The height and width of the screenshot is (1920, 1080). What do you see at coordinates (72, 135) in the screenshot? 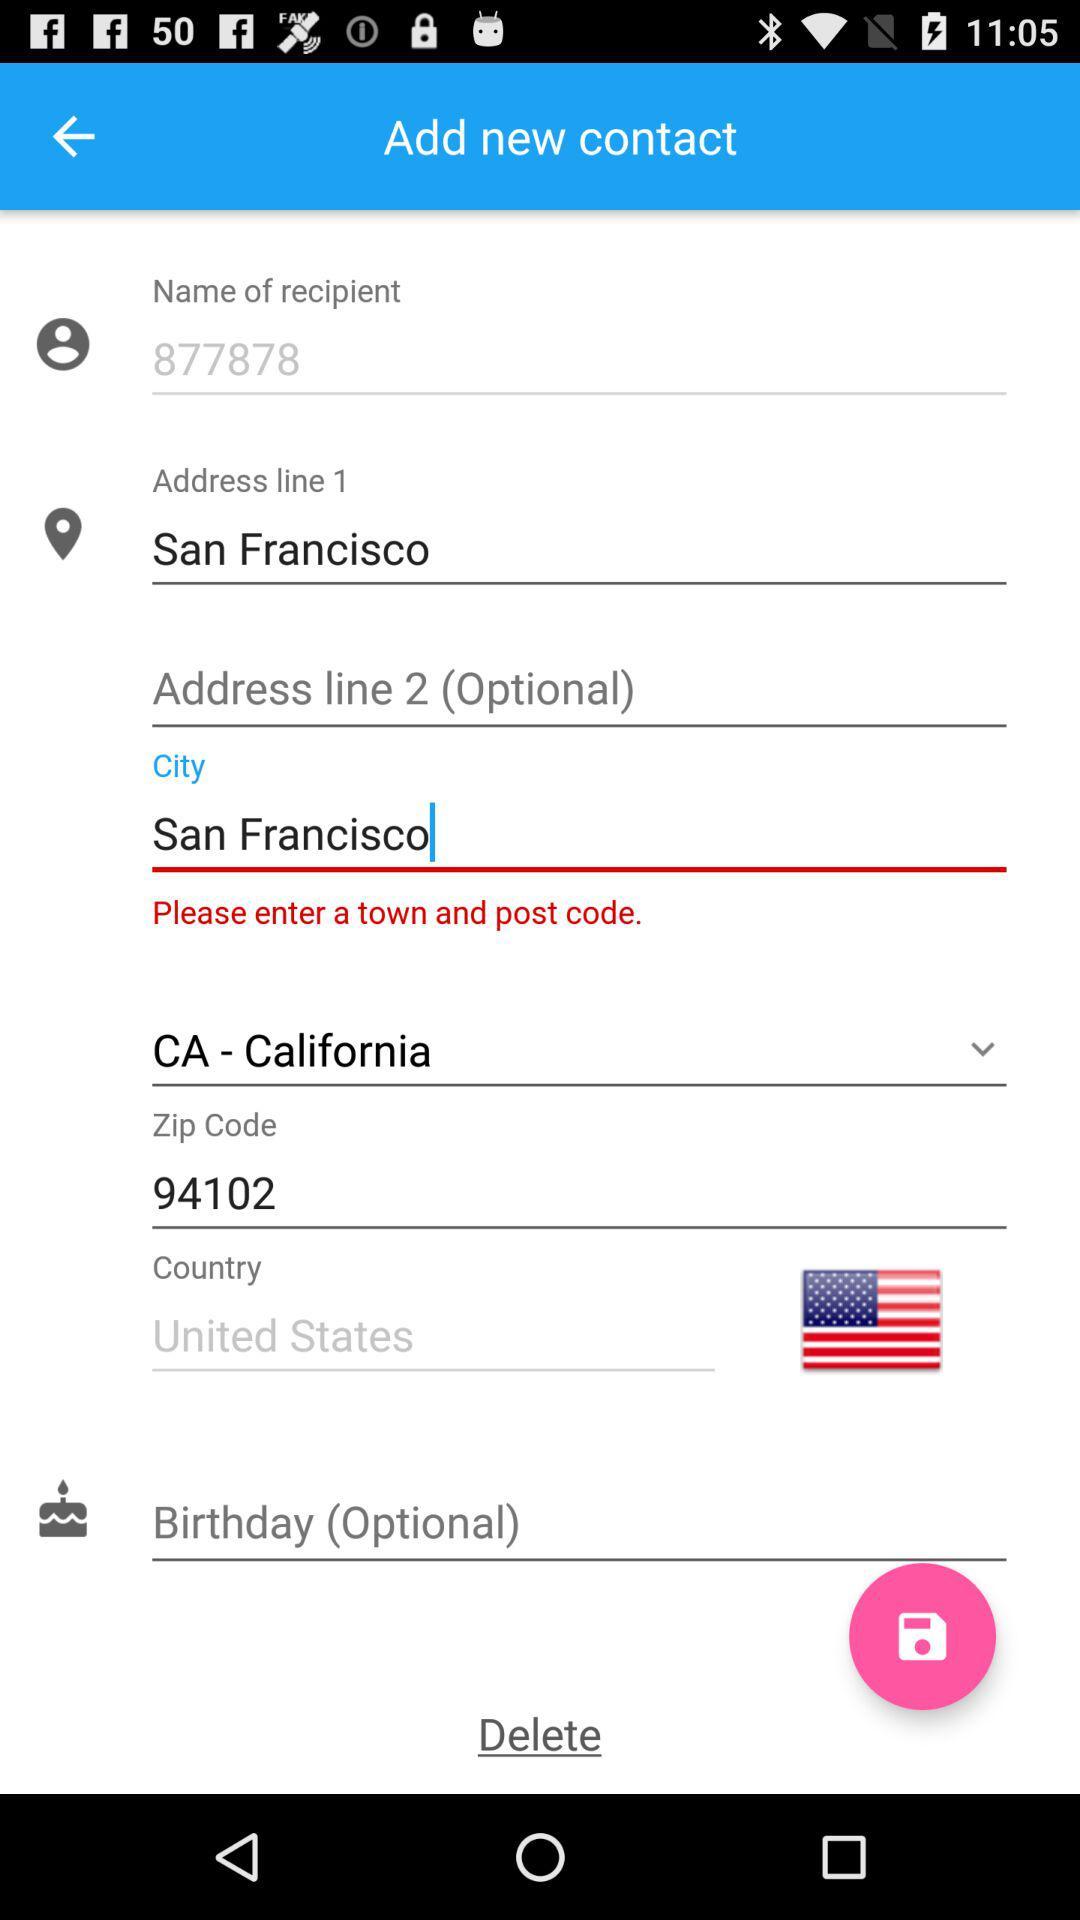
I see `go back` at bounding box center [72, 135].